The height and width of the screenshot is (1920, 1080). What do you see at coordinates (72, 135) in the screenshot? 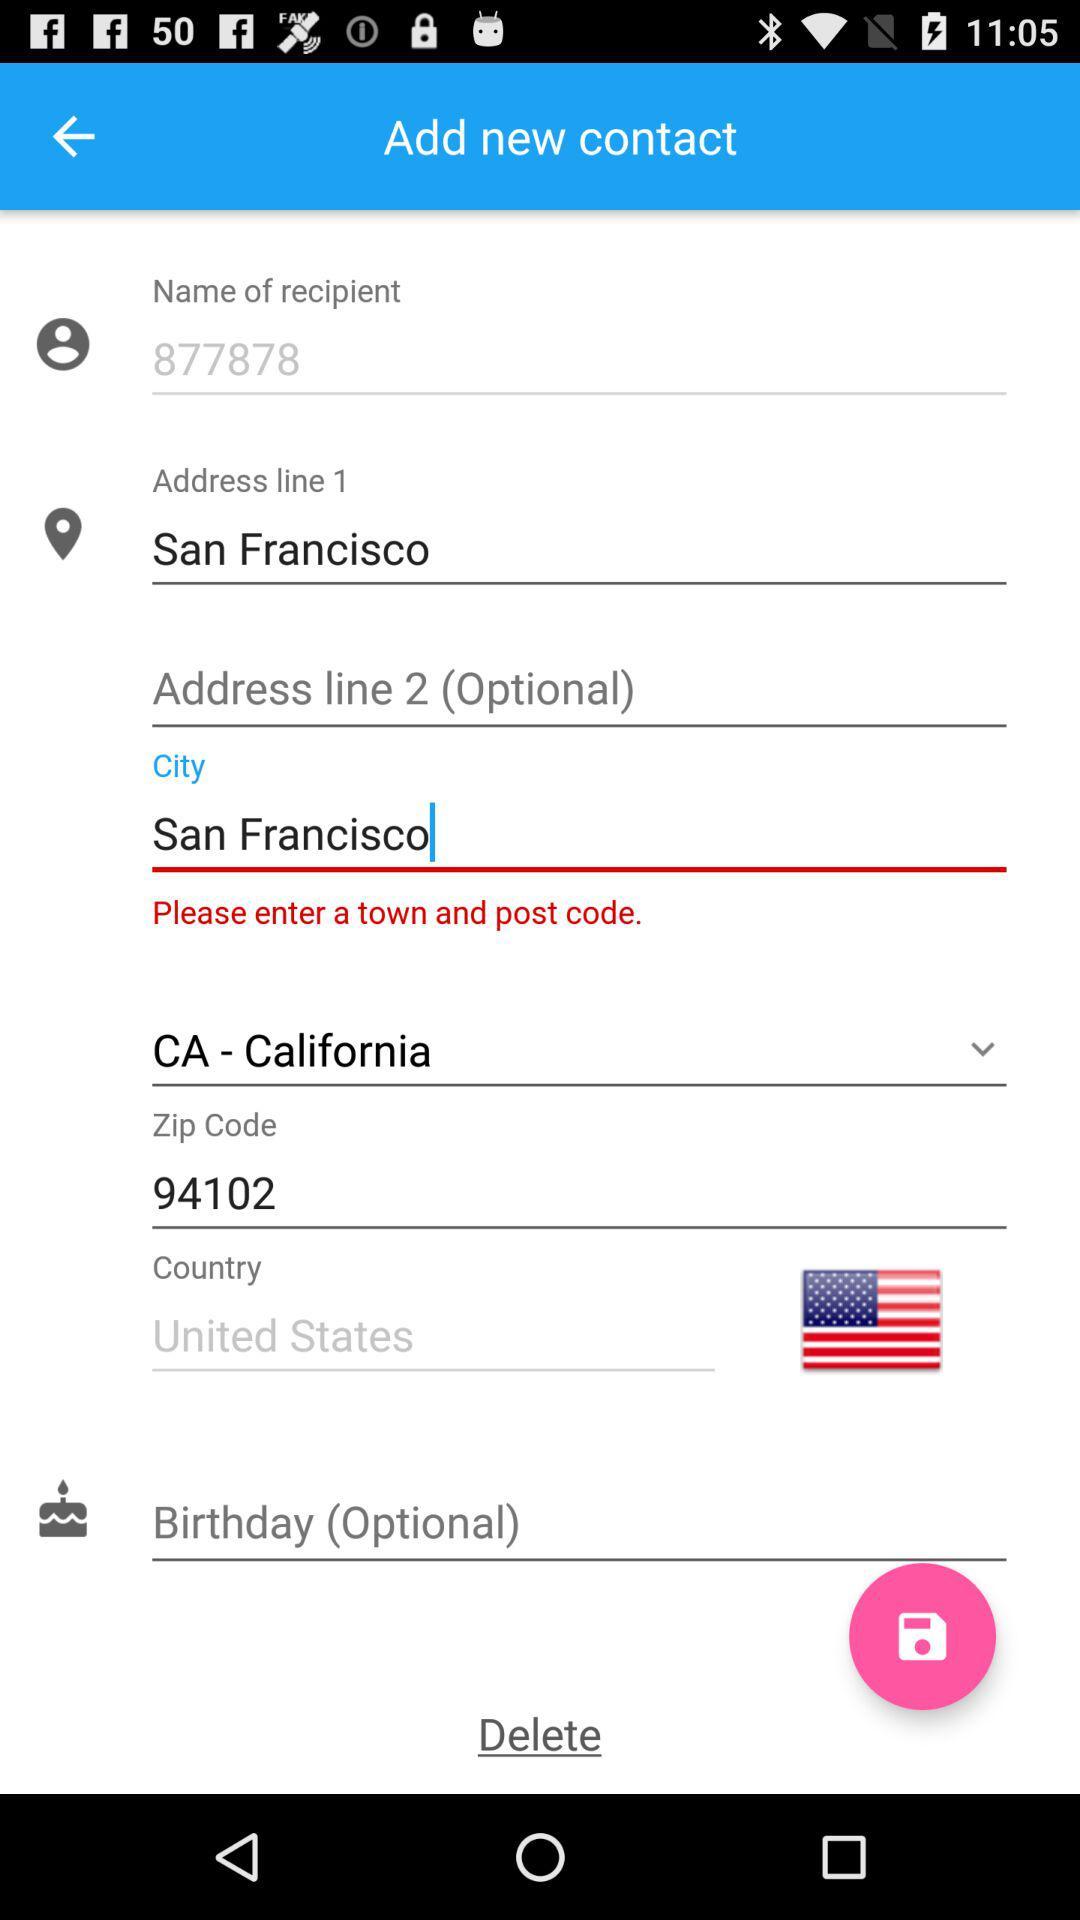
I see `go back` at bounding box center [72, 135].